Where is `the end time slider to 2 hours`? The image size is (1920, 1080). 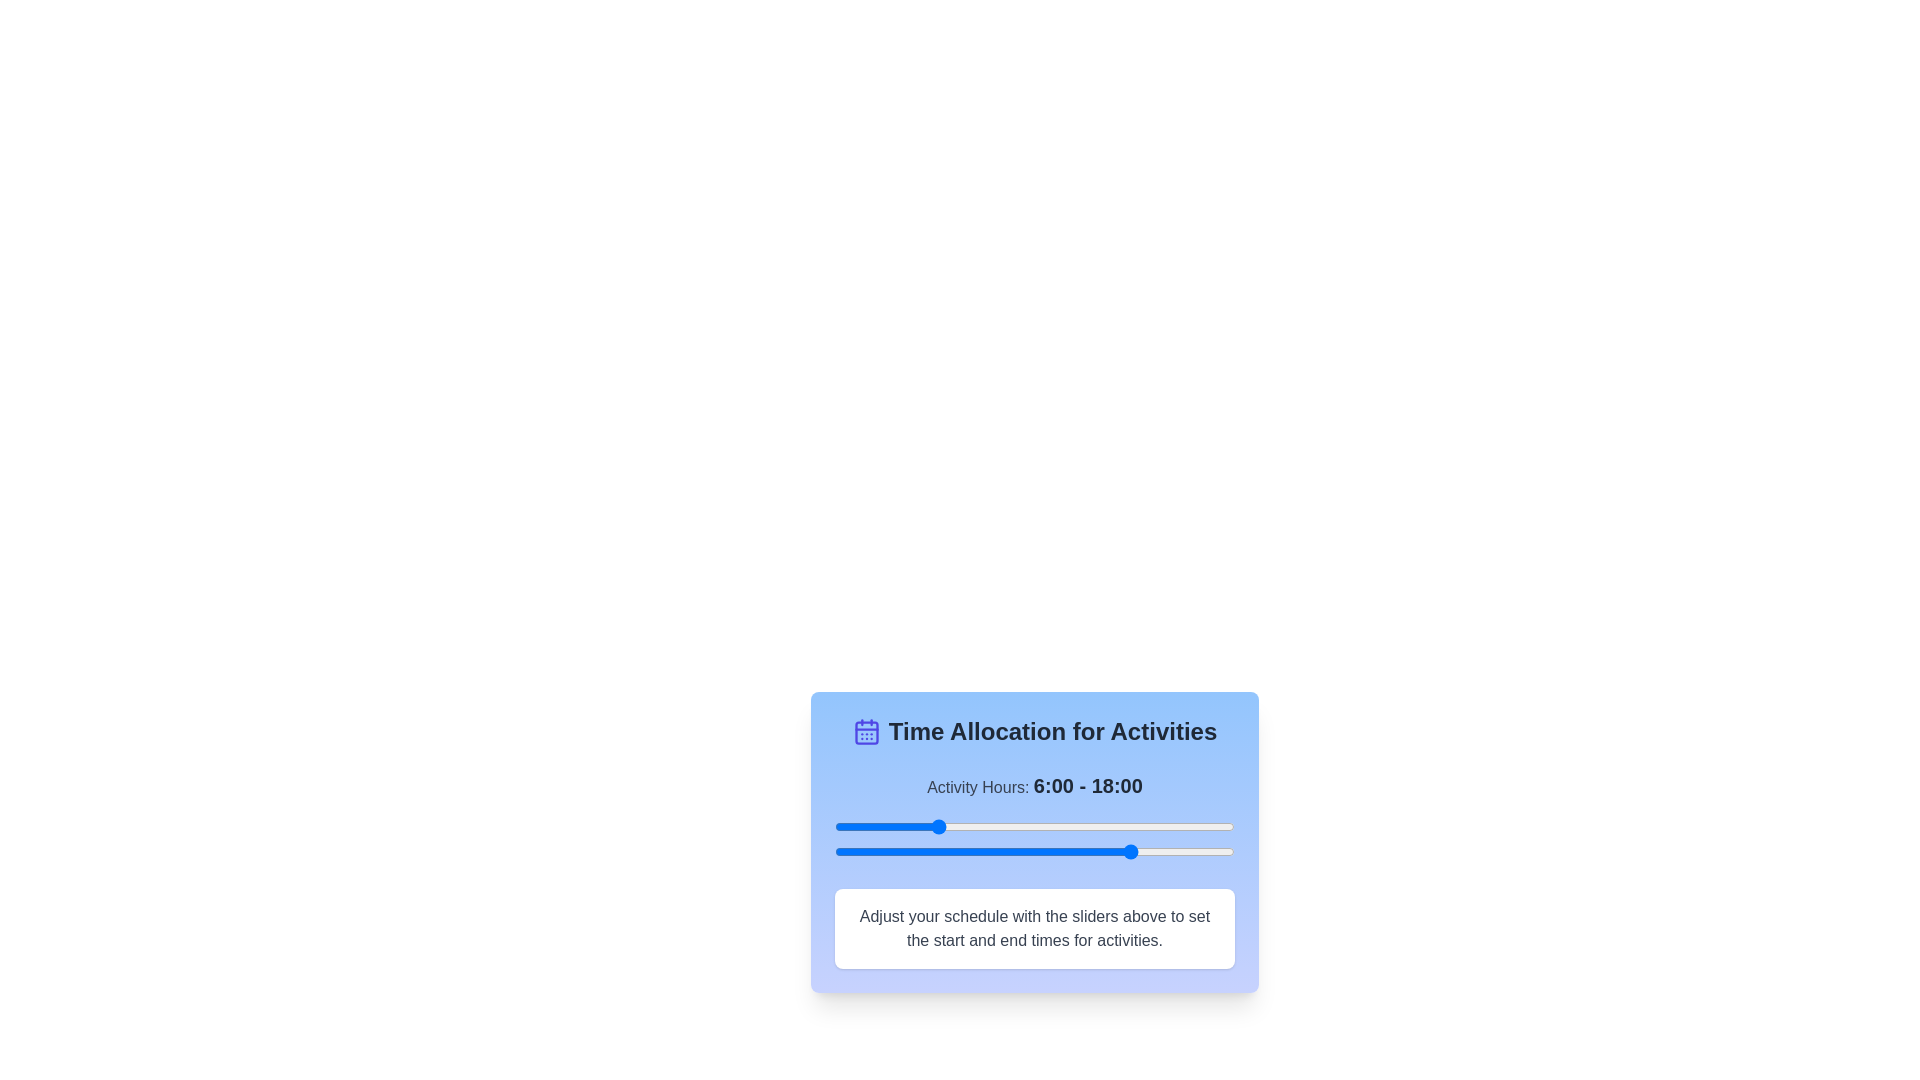
the end time slider to 2 hours is located at coordinates (868, 852).